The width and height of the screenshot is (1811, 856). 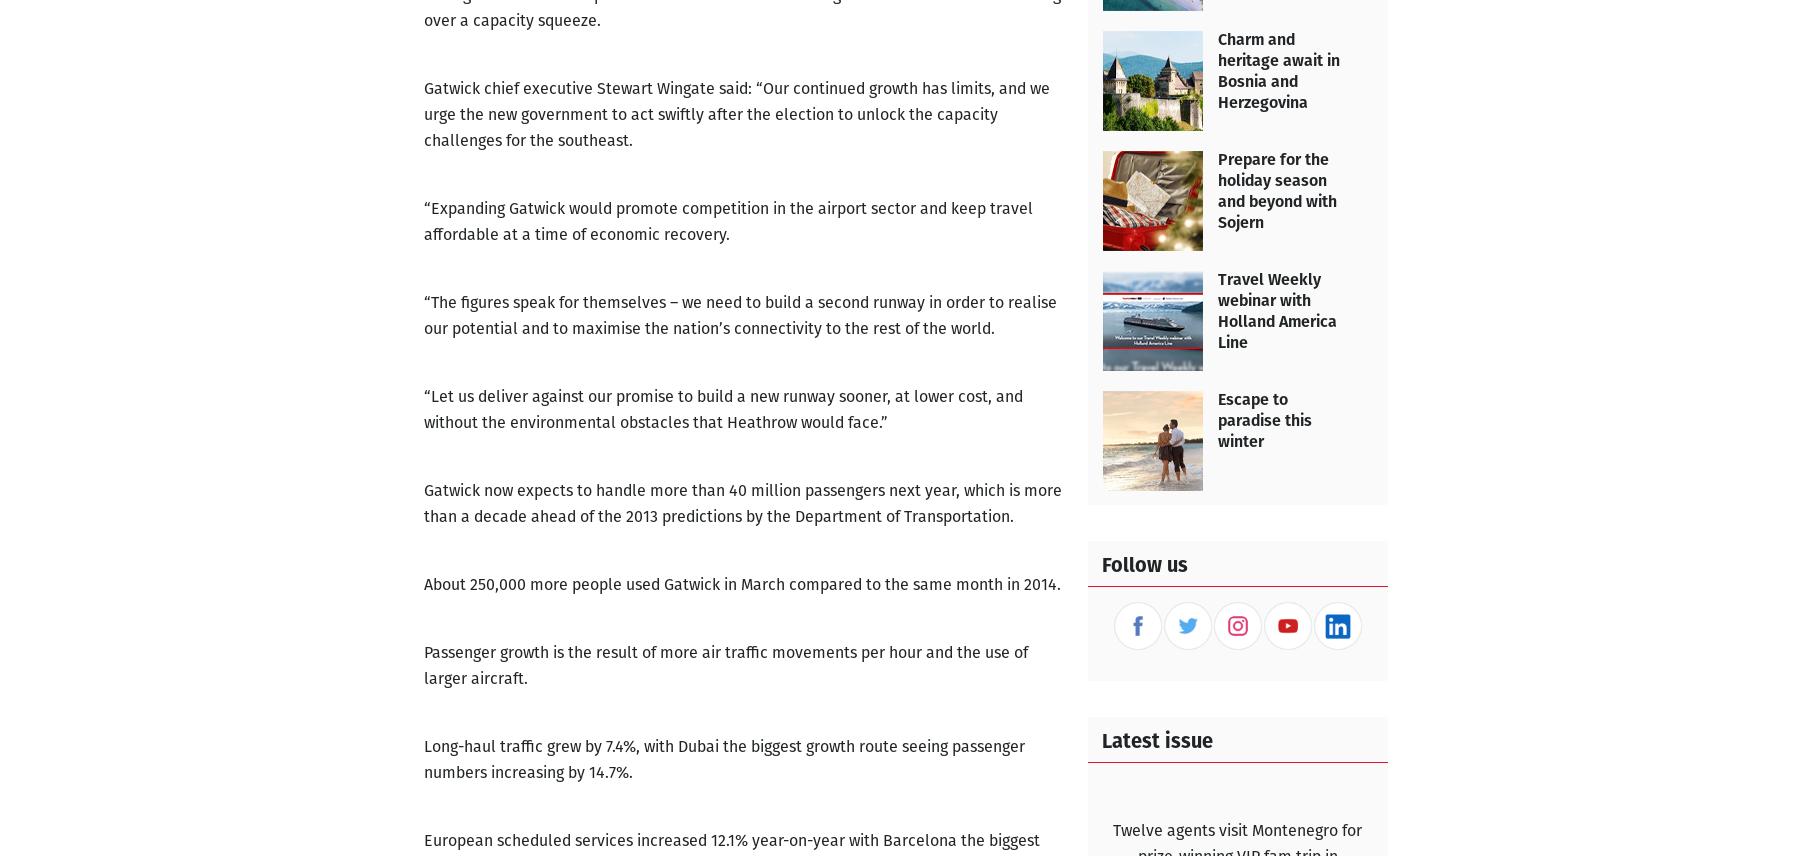 What do you see at coordinates (1278, 72) in the screenshot?
I see `'Charm and heritage await in Bosnia and Herzegovina'` at bounding box center [1278, 72].